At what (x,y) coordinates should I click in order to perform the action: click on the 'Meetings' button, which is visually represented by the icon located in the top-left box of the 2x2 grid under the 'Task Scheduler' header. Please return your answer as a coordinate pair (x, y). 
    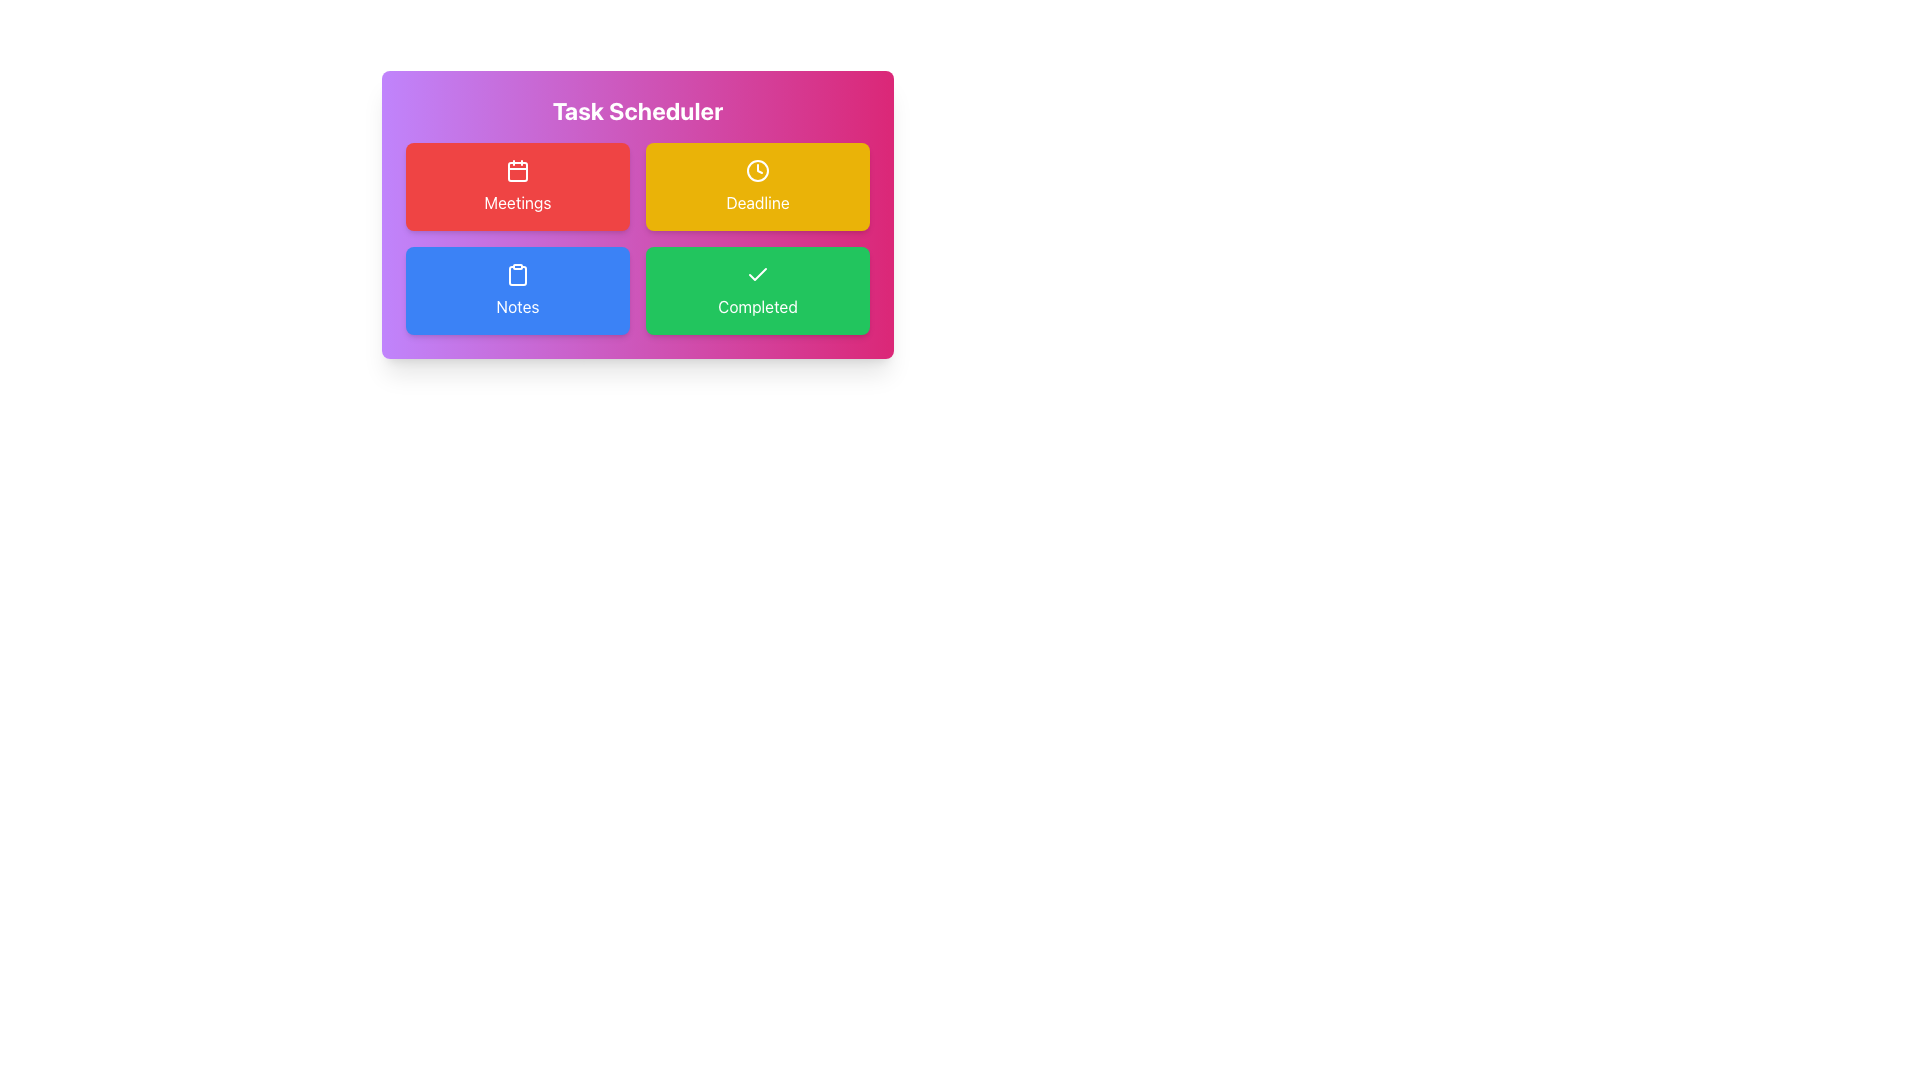
    Looking at the image, I should click on (518, 169).